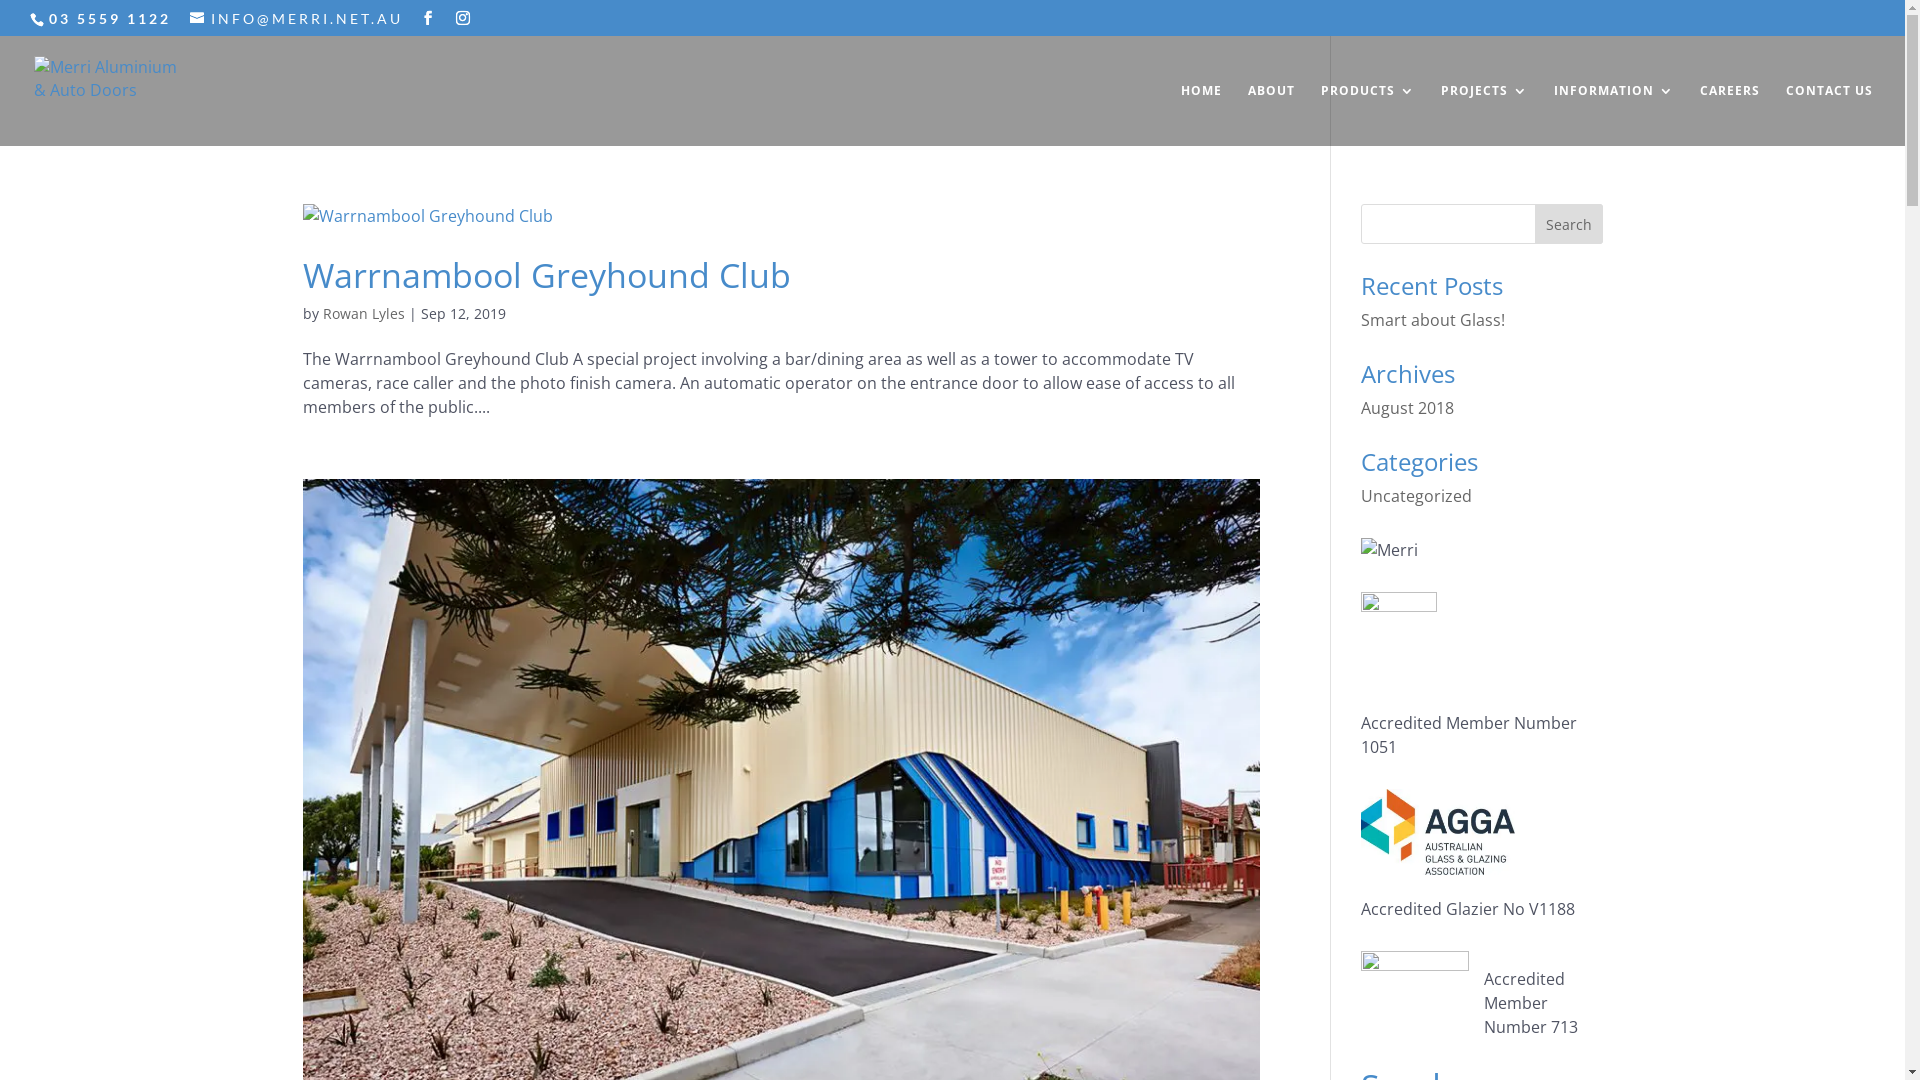  What do you see at coordinates (1180, 115) in the screenshot?
I see `'HOME'` at bounding box center [1180, 115].